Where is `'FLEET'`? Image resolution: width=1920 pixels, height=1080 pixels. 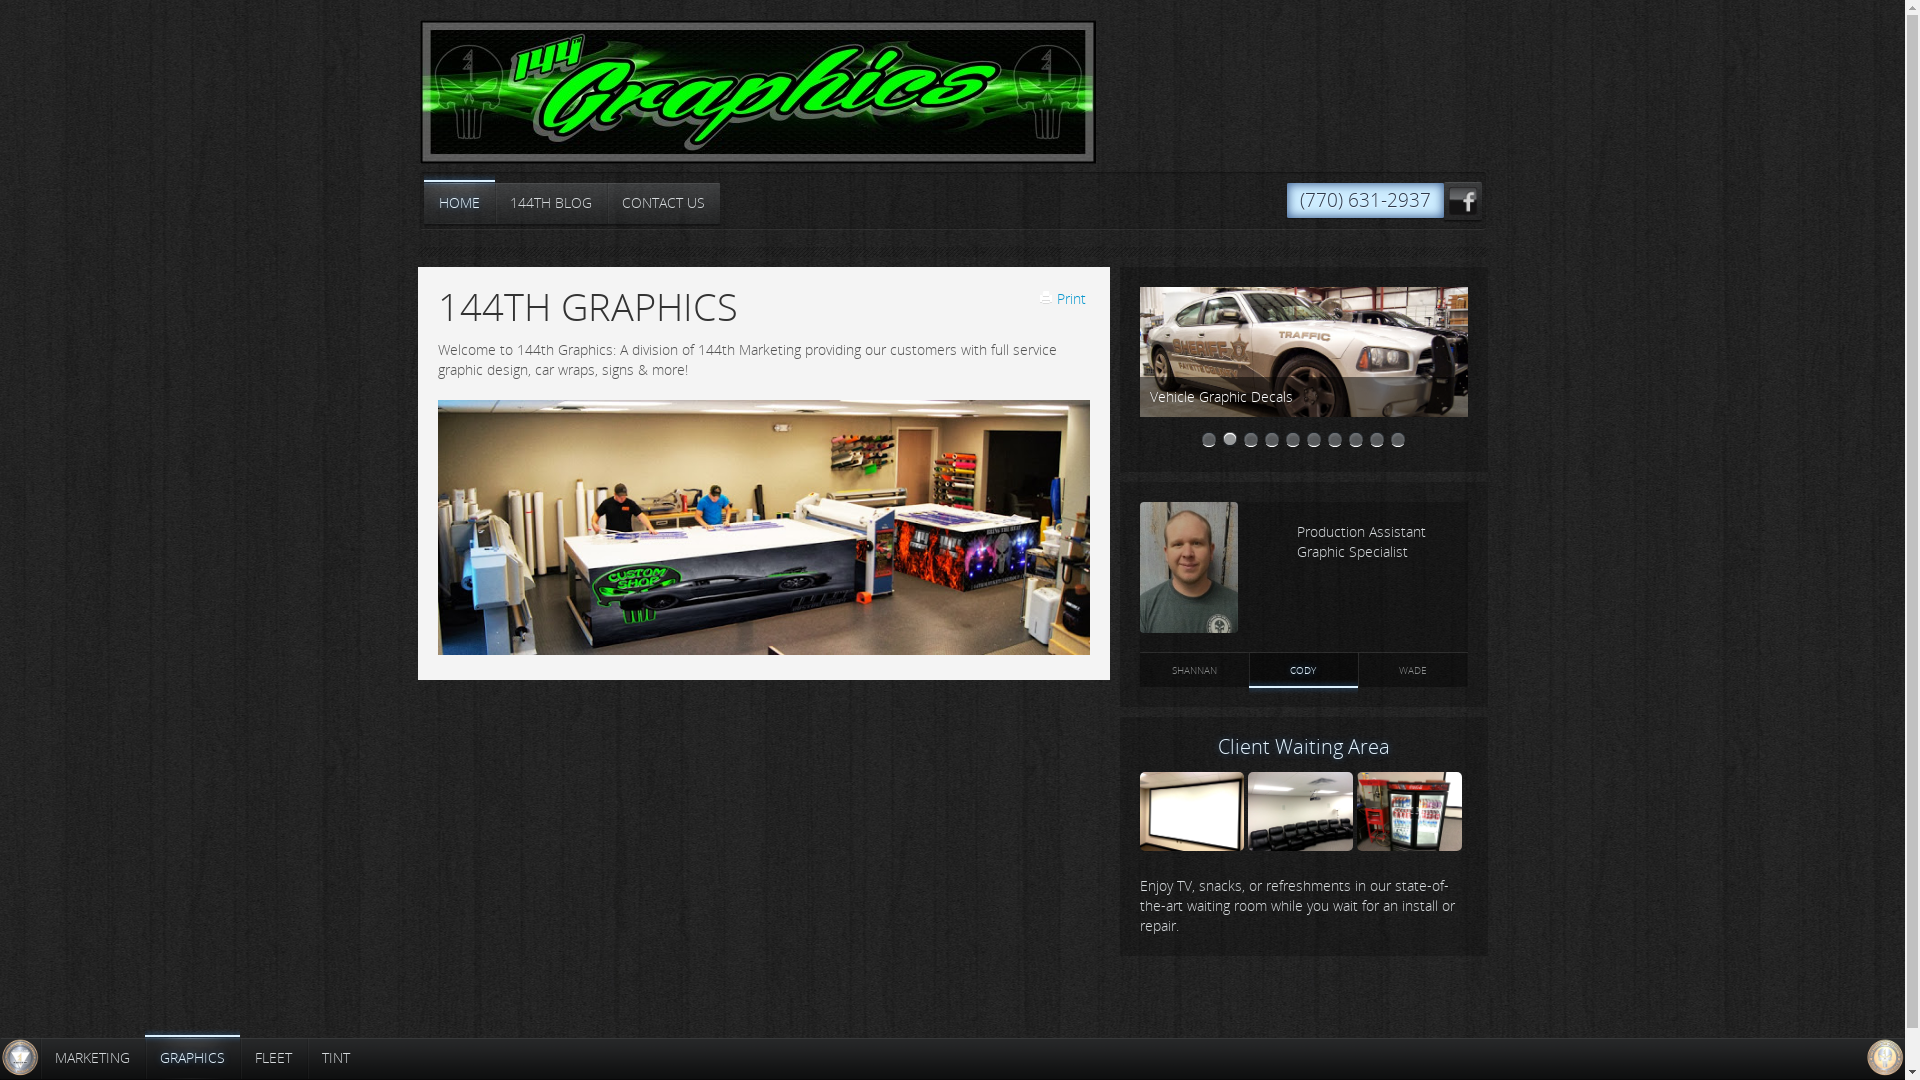 'FLEET' is located at coordinates (240, 1057).